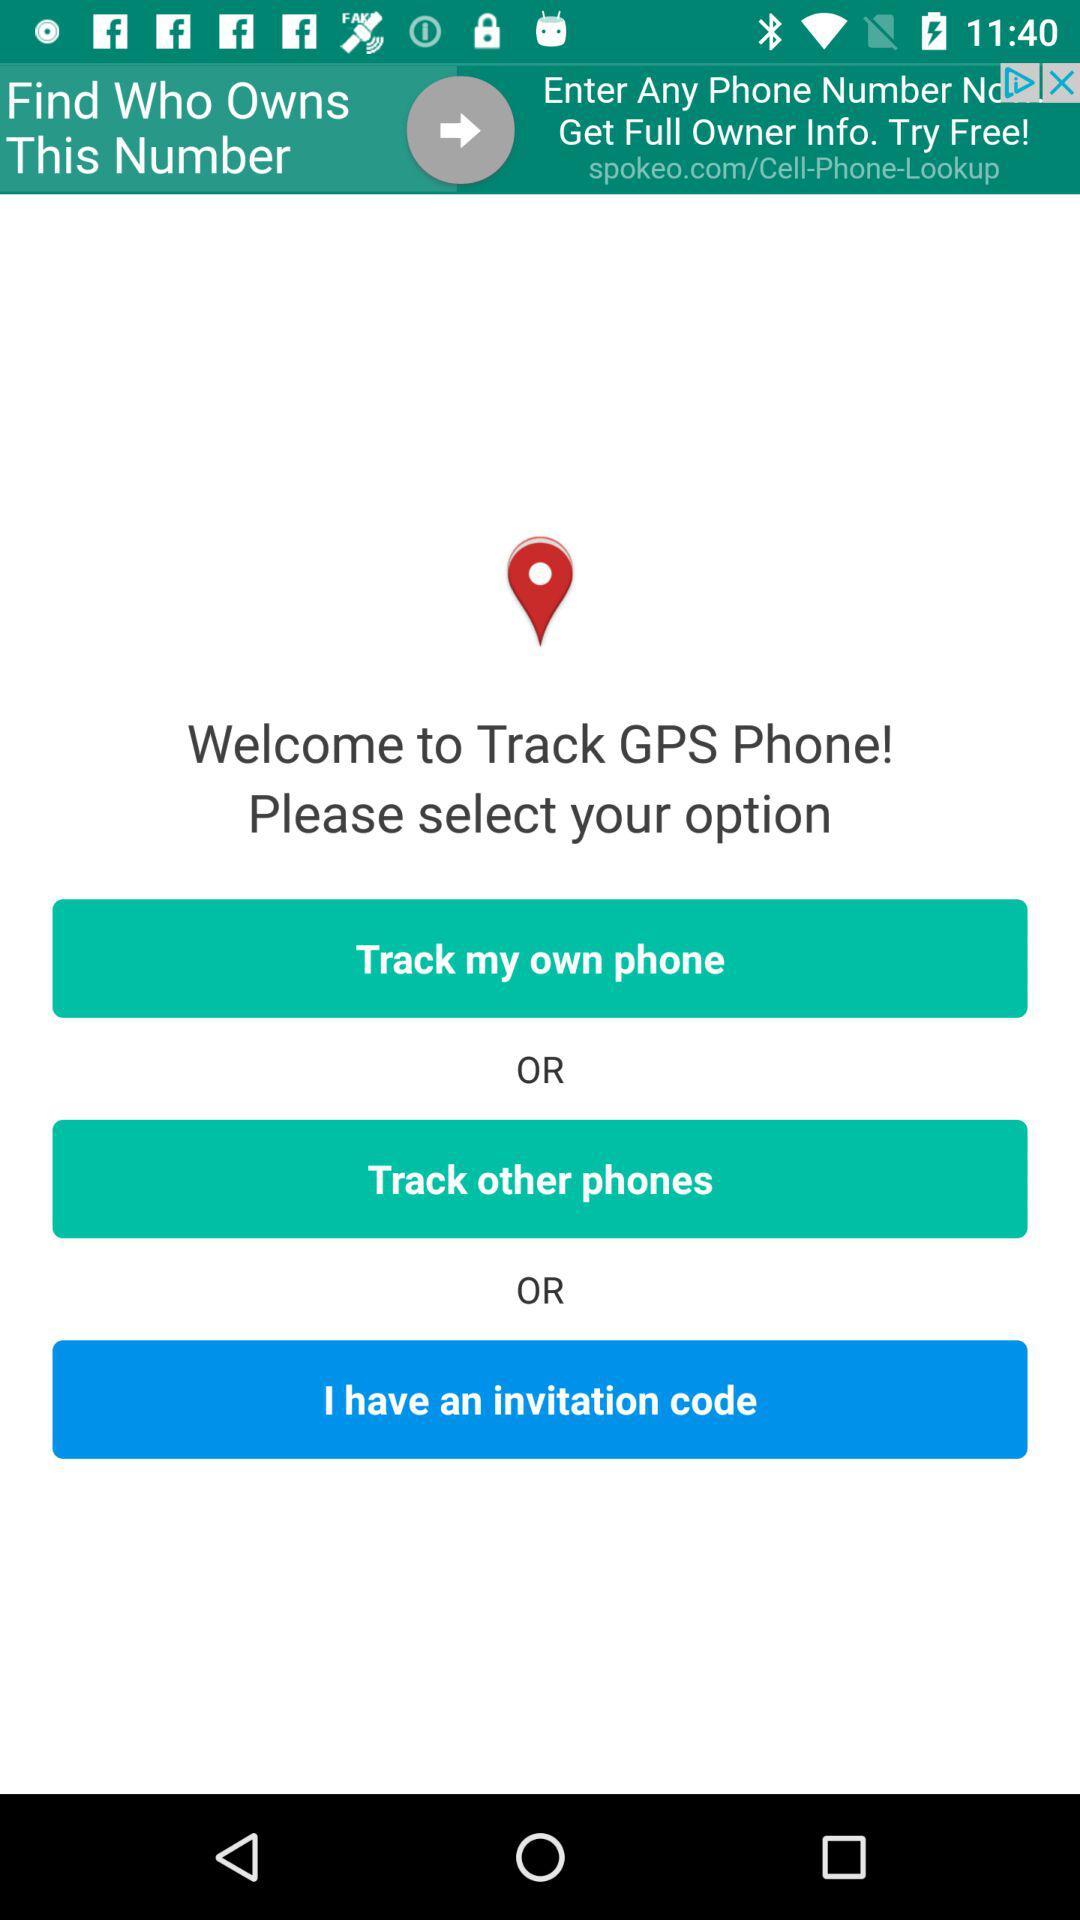 The image size is (1080, 1920). I want to click on advertisement link, so click(540, 127).